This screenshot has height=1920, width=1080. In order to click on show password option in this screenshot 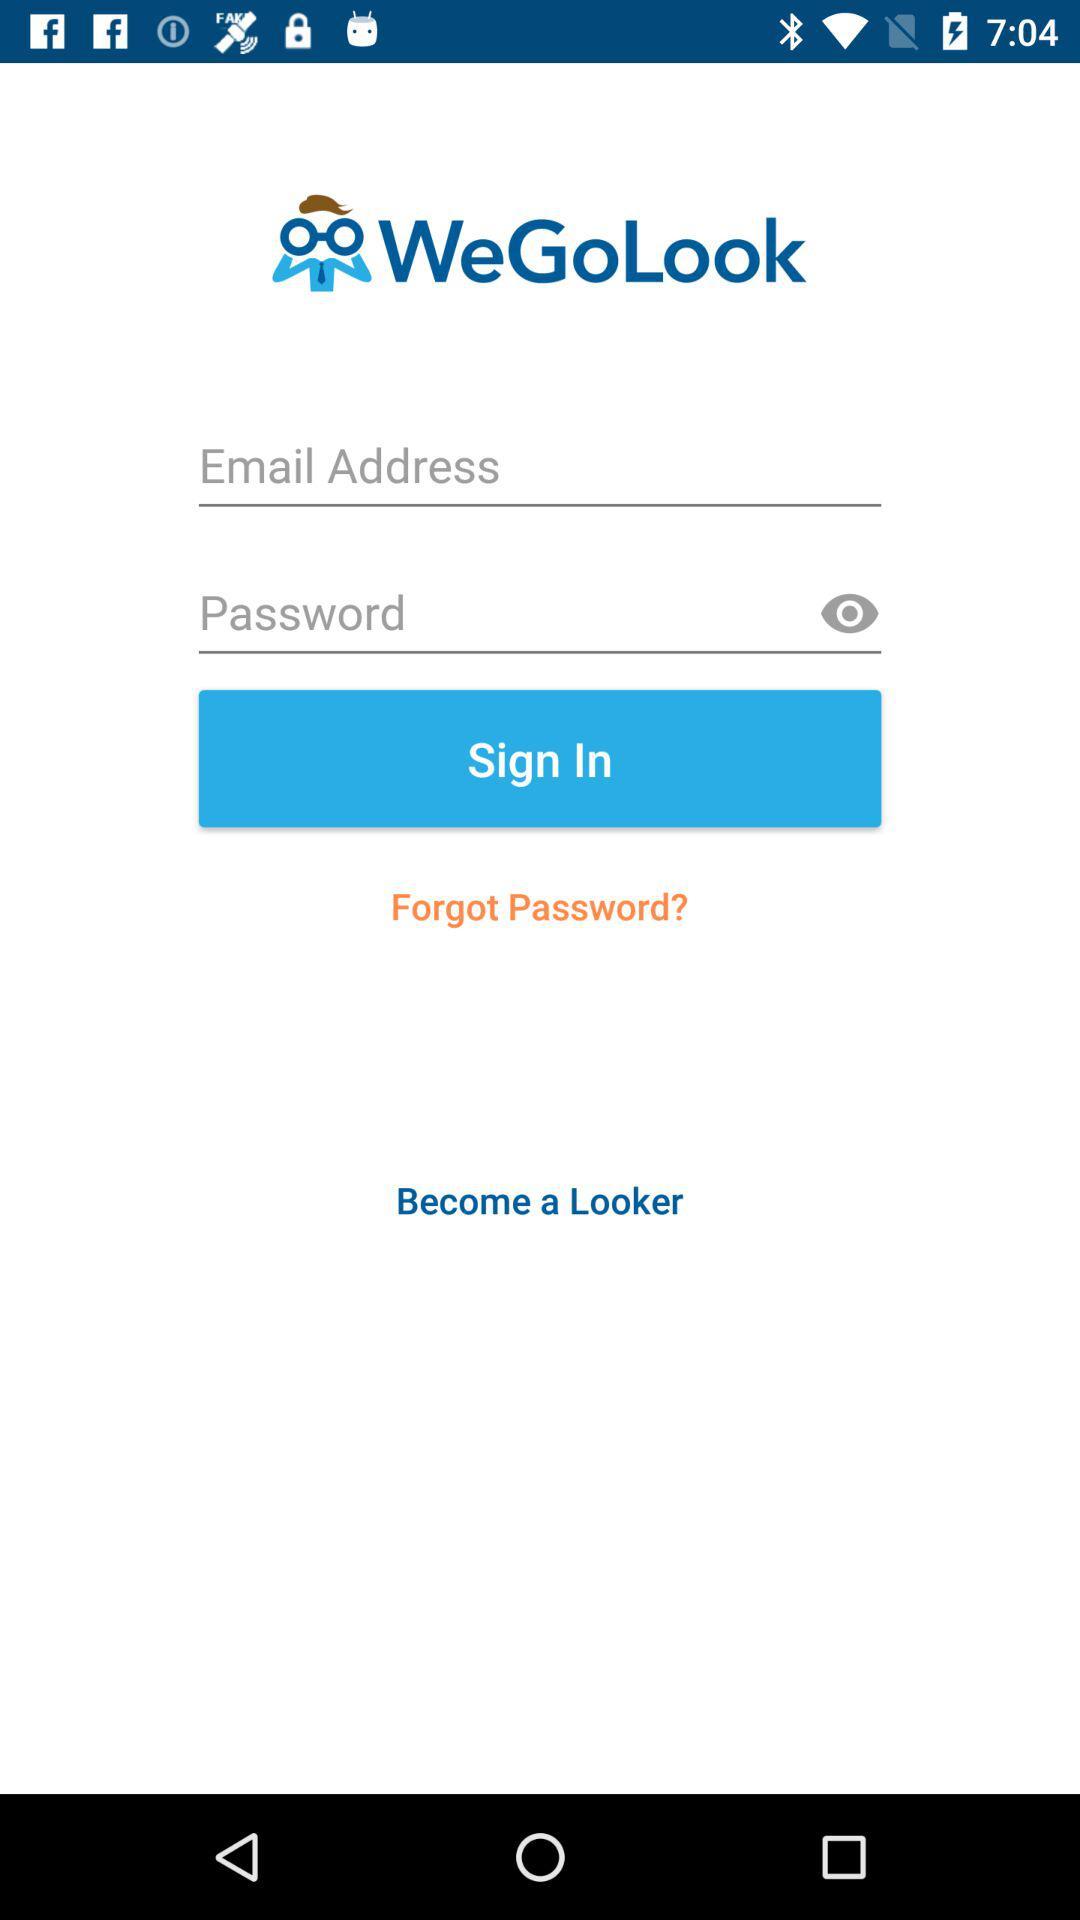, I will do `click(849, 613)`.